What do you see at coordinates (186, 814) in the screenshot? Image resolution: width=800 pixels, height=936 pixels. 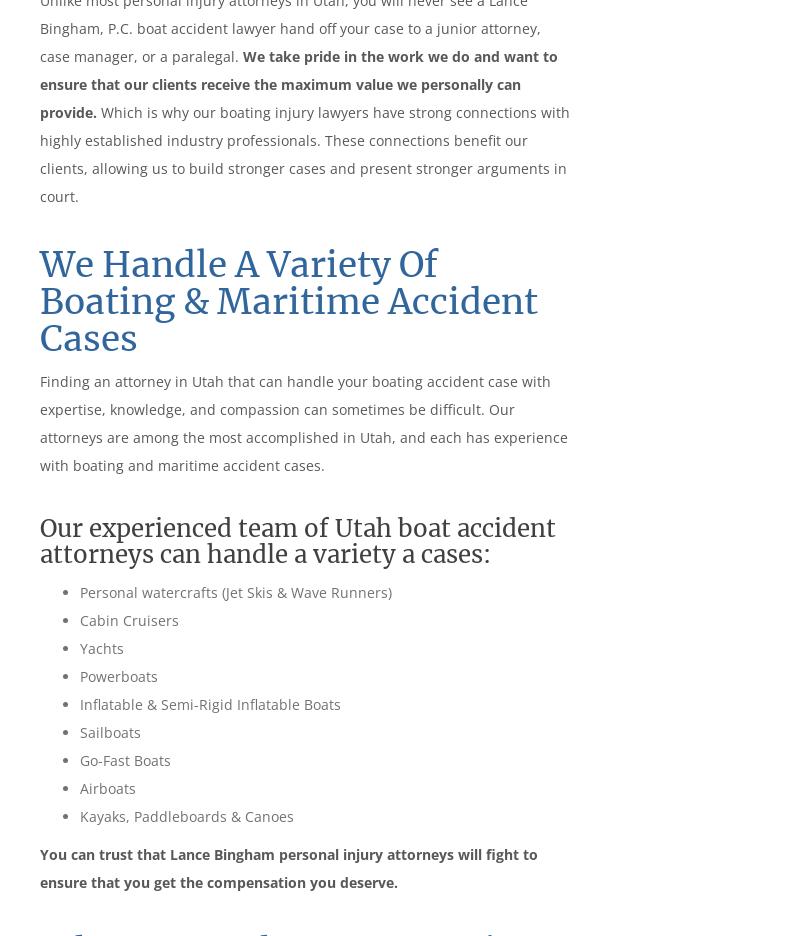 I see `'Kayaks, Paddleboards & Canoes'` at bounding box center [186, 814].